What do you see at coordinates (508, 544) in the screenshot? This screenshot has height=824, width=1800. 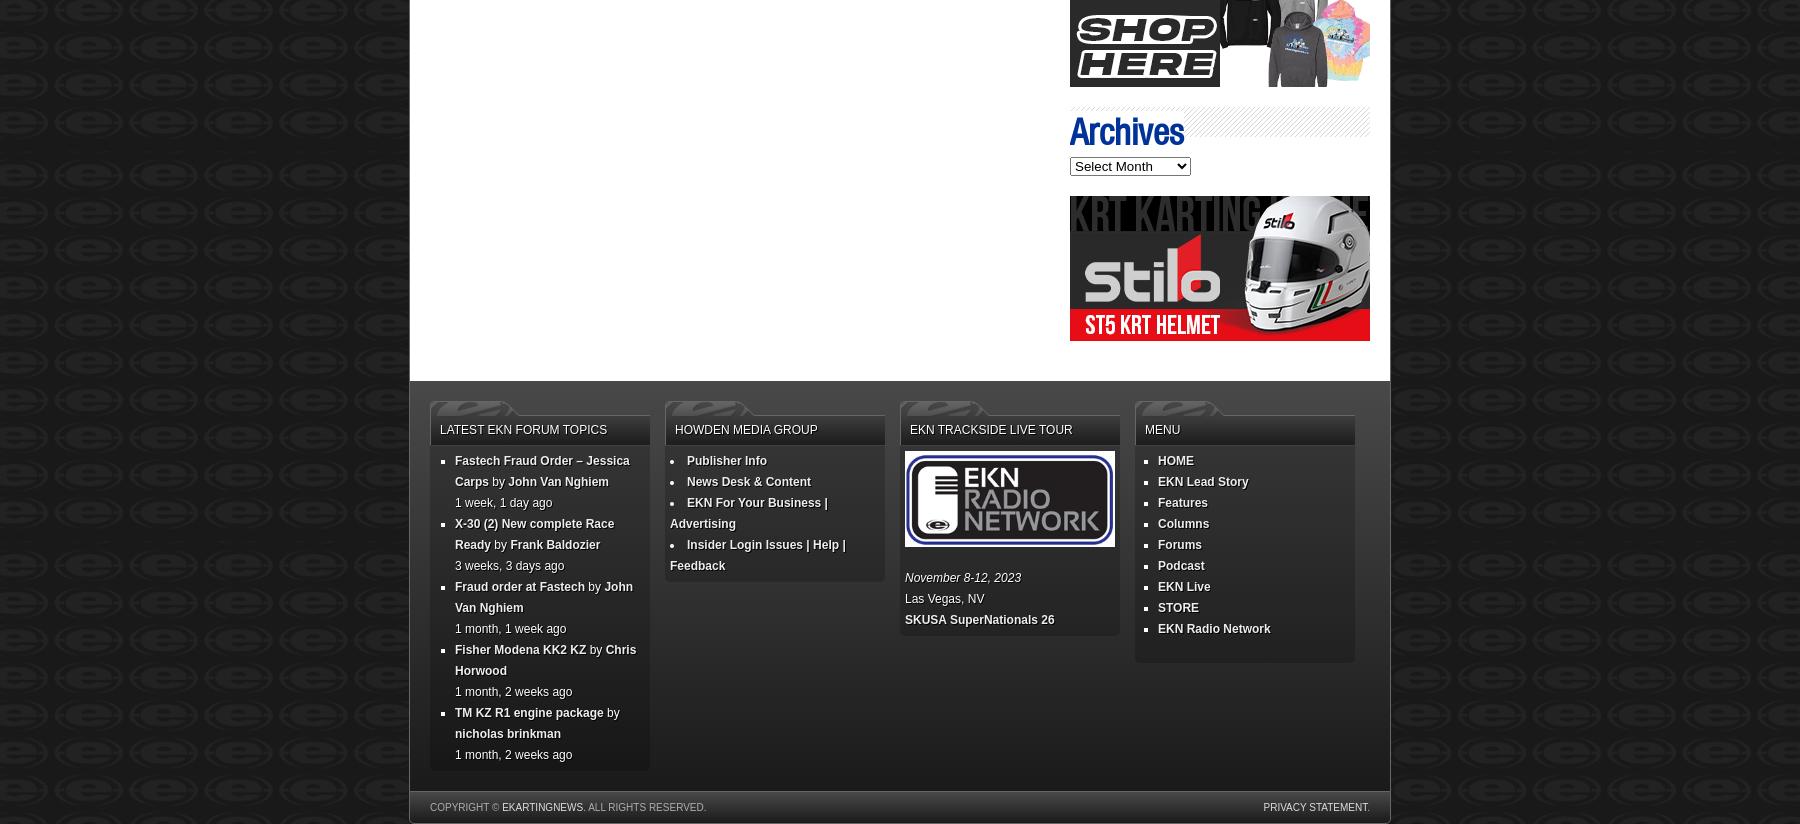 I see `'Frank Baldozier'` at bounding box center [508, 544].